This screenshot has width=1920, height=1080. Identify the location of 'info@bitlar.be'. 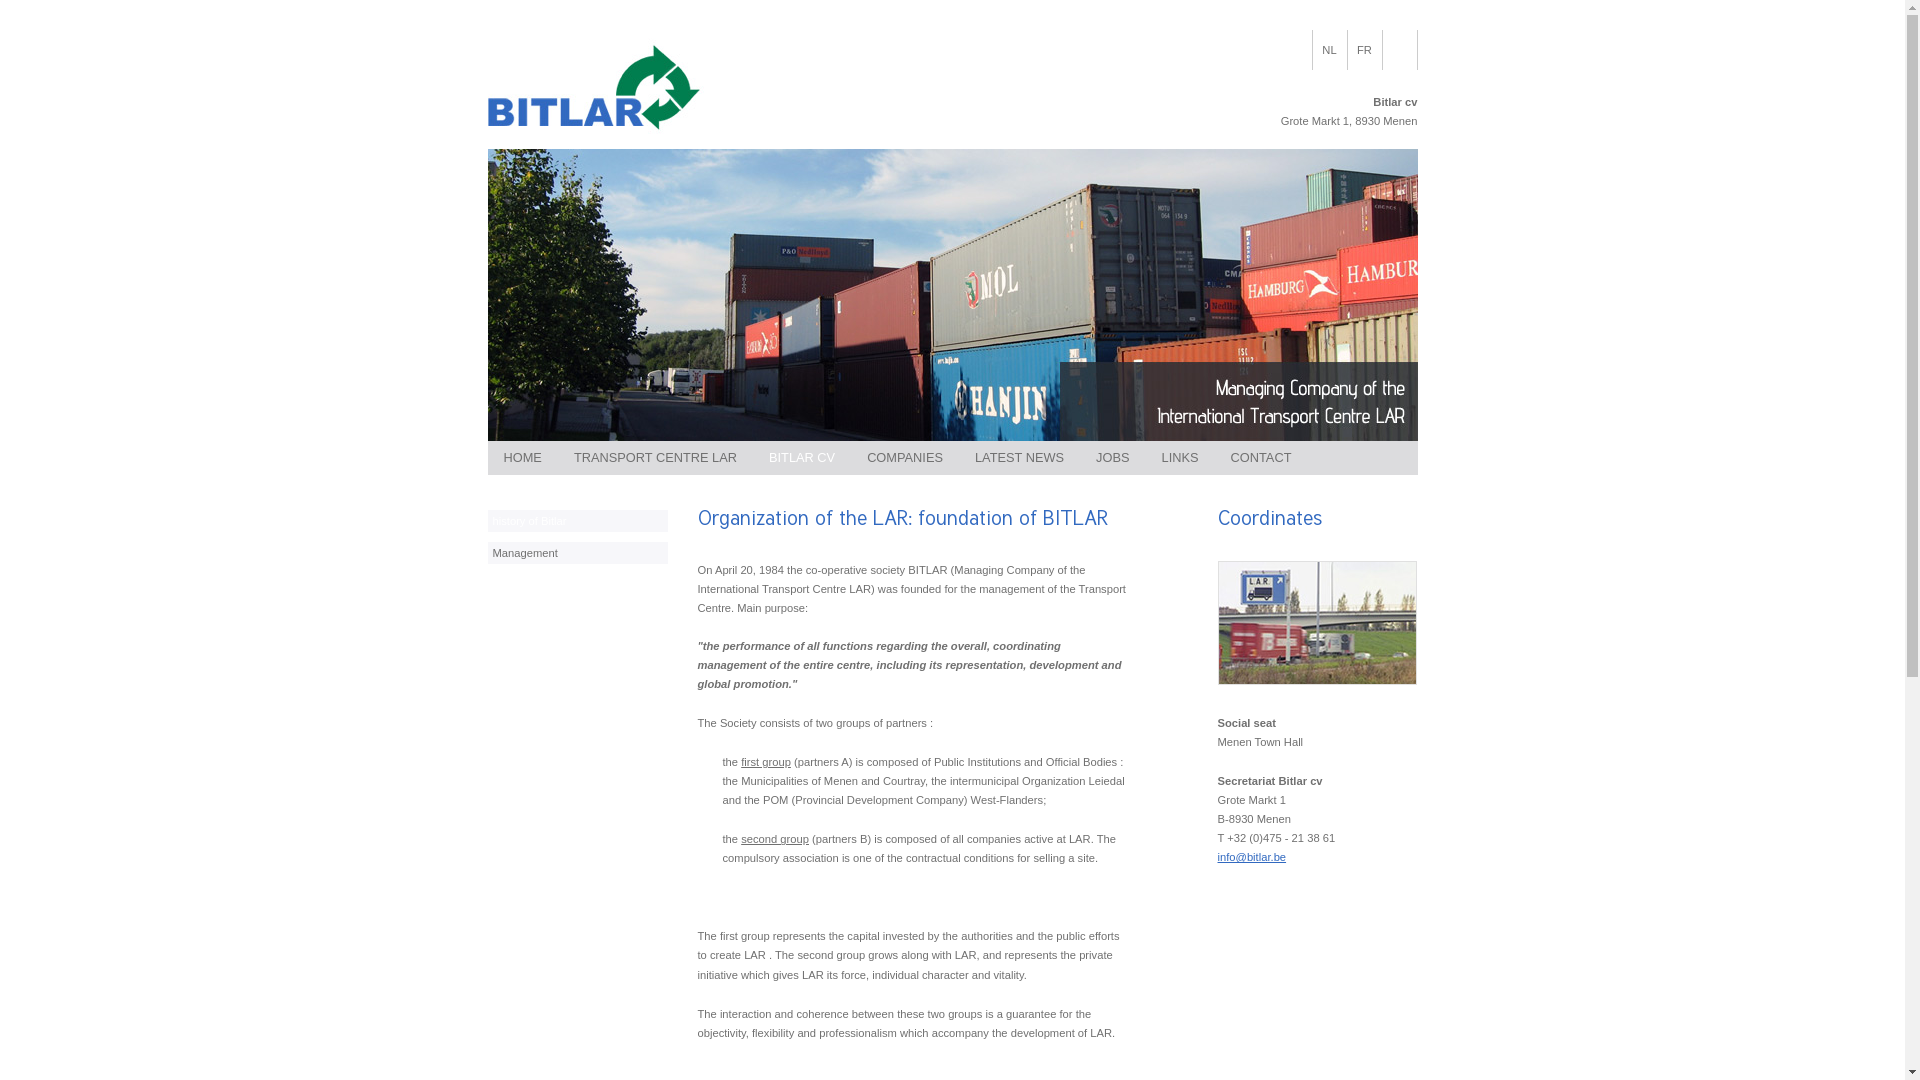
(1217, 855).